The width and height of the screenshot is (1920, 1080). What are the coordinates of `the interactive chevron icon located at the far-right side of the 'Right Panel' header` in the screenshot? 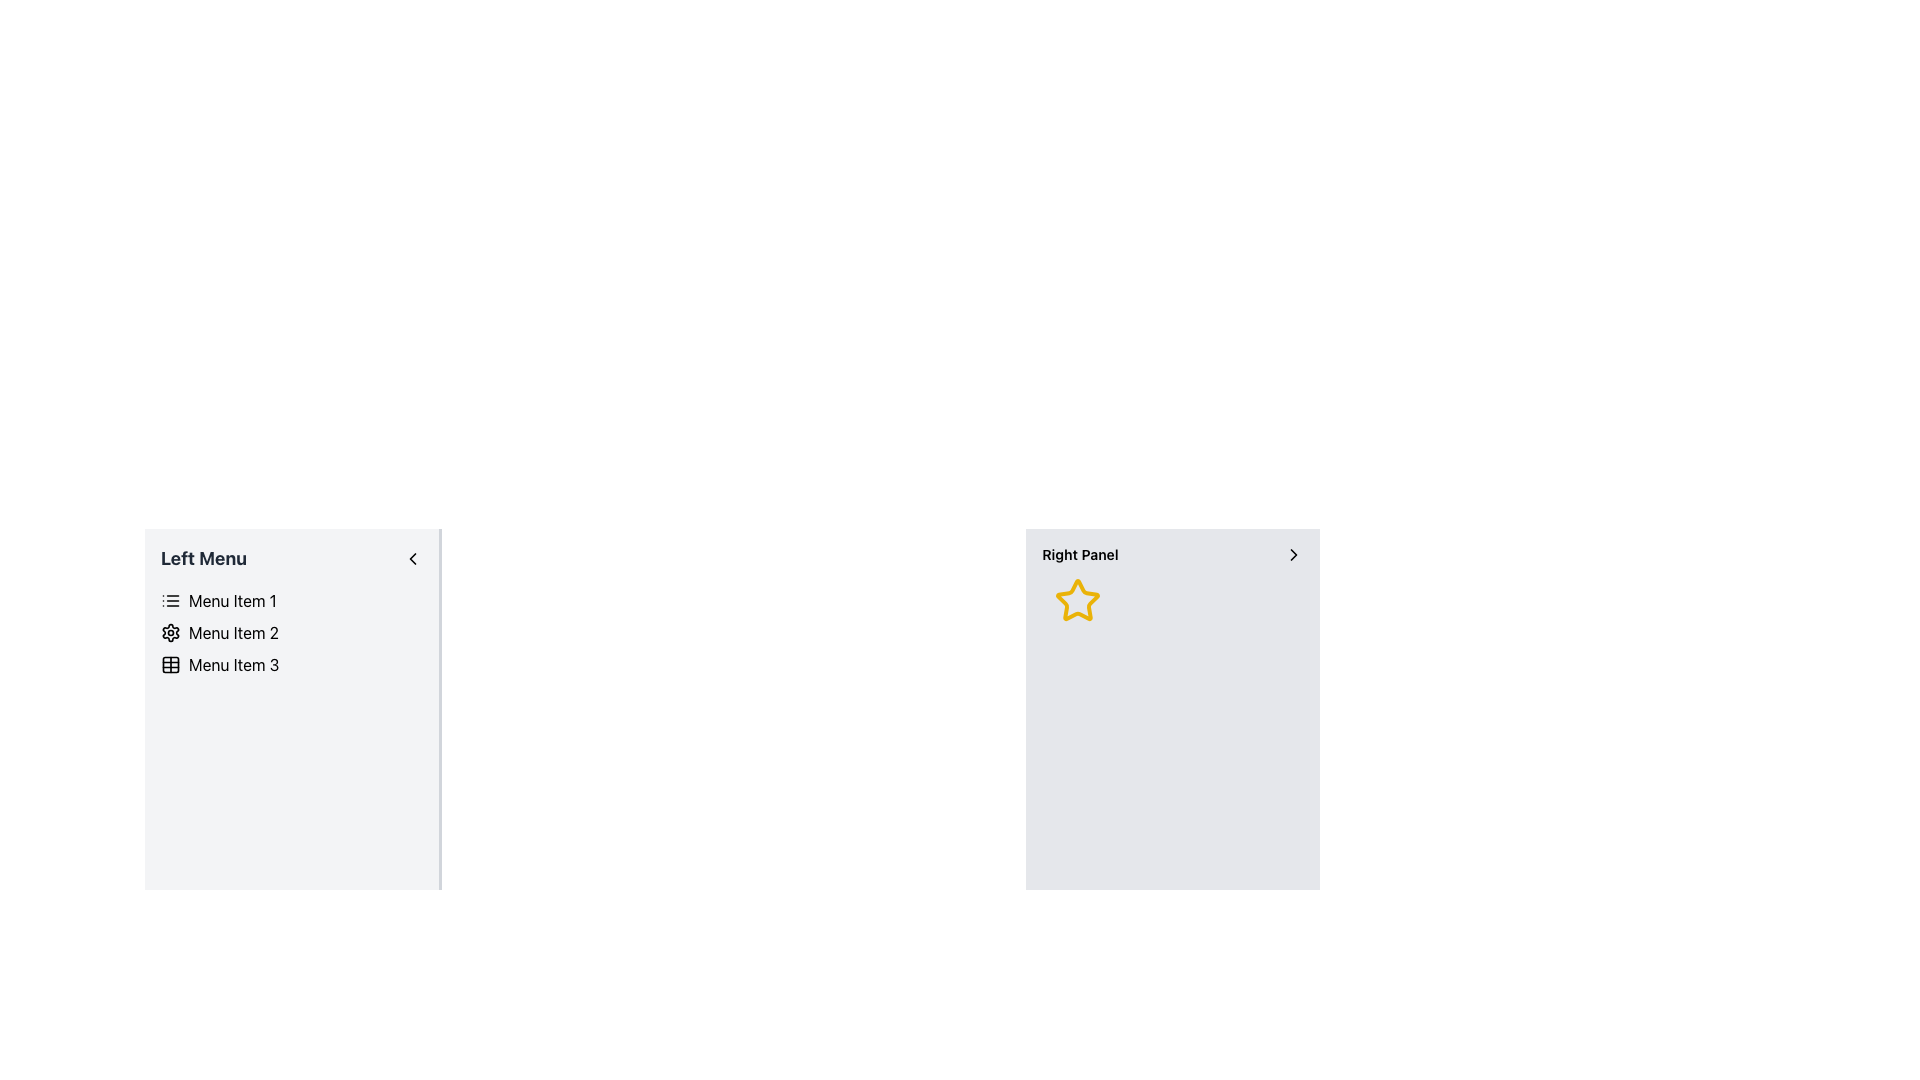 It's located at (1294, 555).